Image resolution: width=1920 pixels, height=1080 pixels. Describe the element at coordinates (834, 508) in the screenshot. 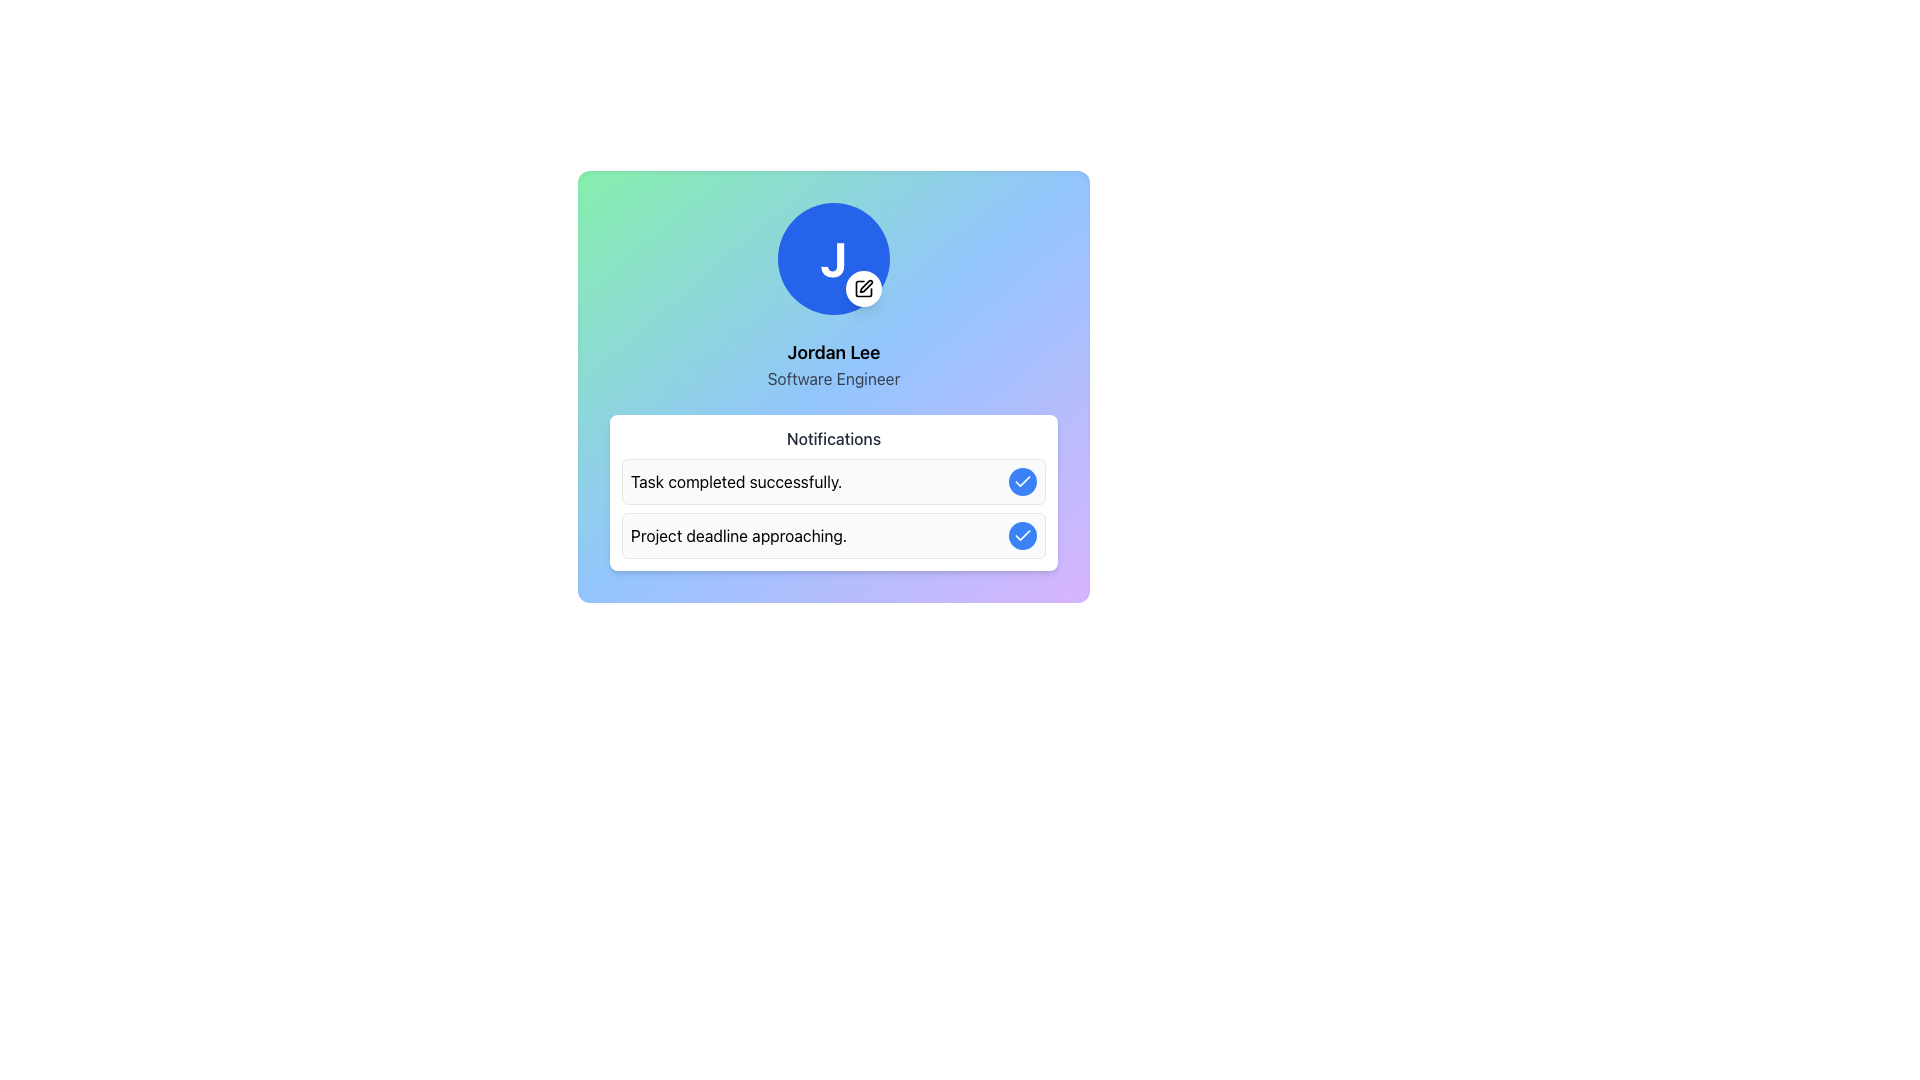

I see `the second notification list item, which reads 'Project deadline approaching.'` at that location.